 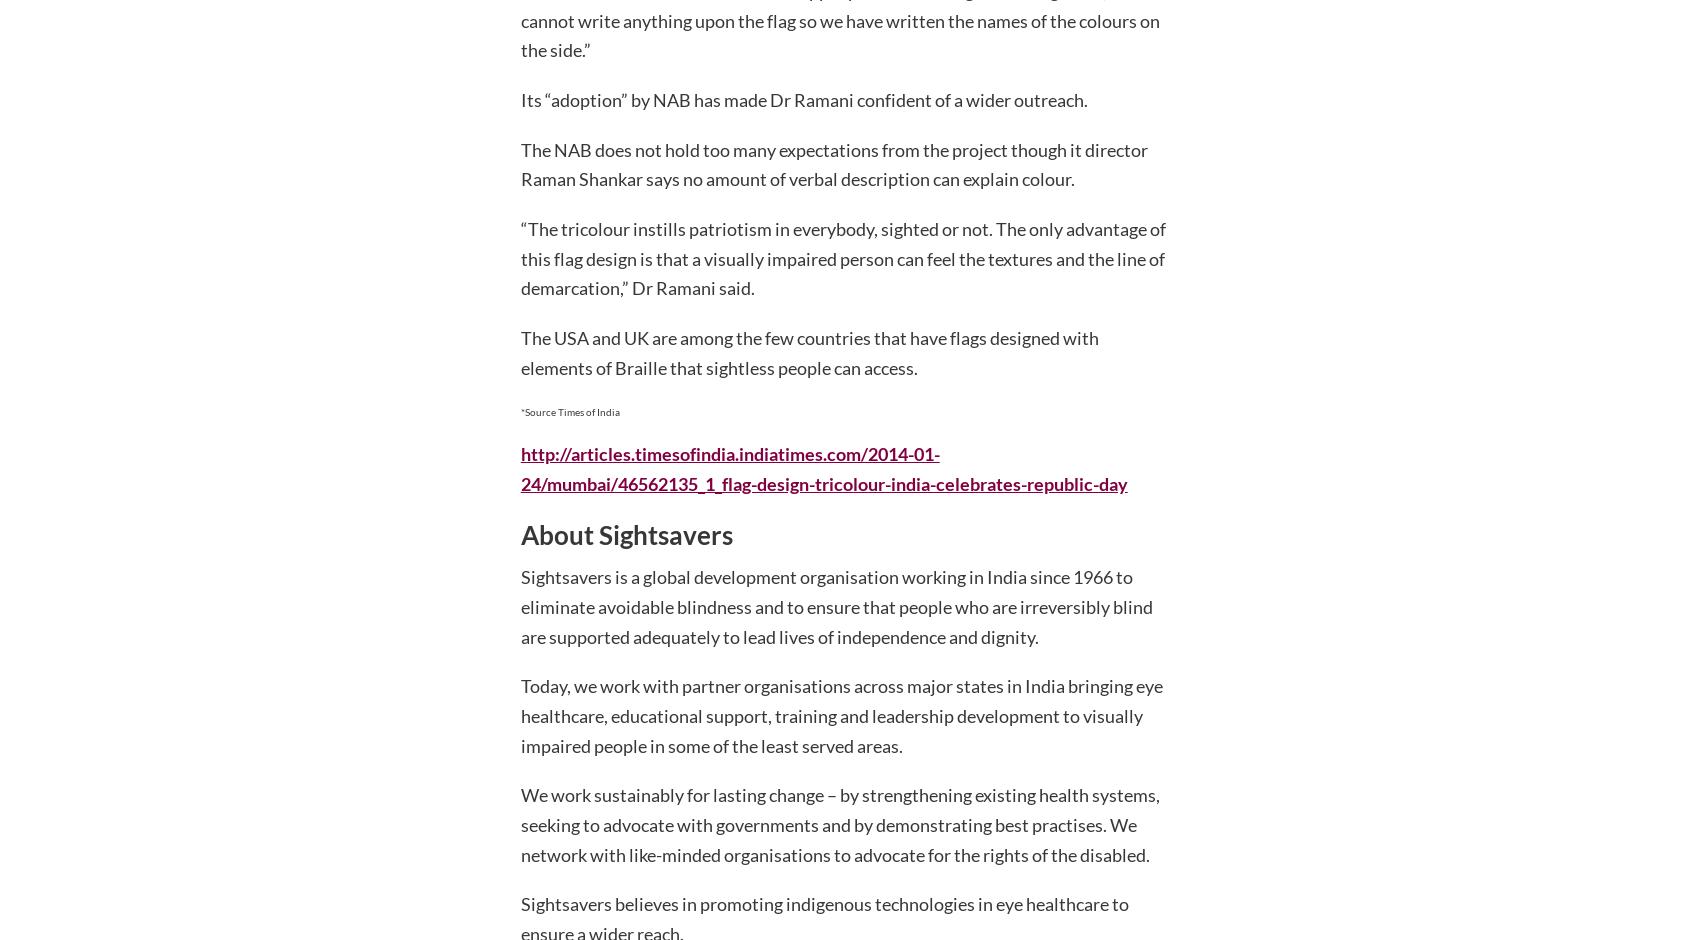 I want to click on 'The NAB does not hold too many expectations from the project though it director Raman Shankar says no amount of verbal description can explain colour.', so click(x=833, y=164).